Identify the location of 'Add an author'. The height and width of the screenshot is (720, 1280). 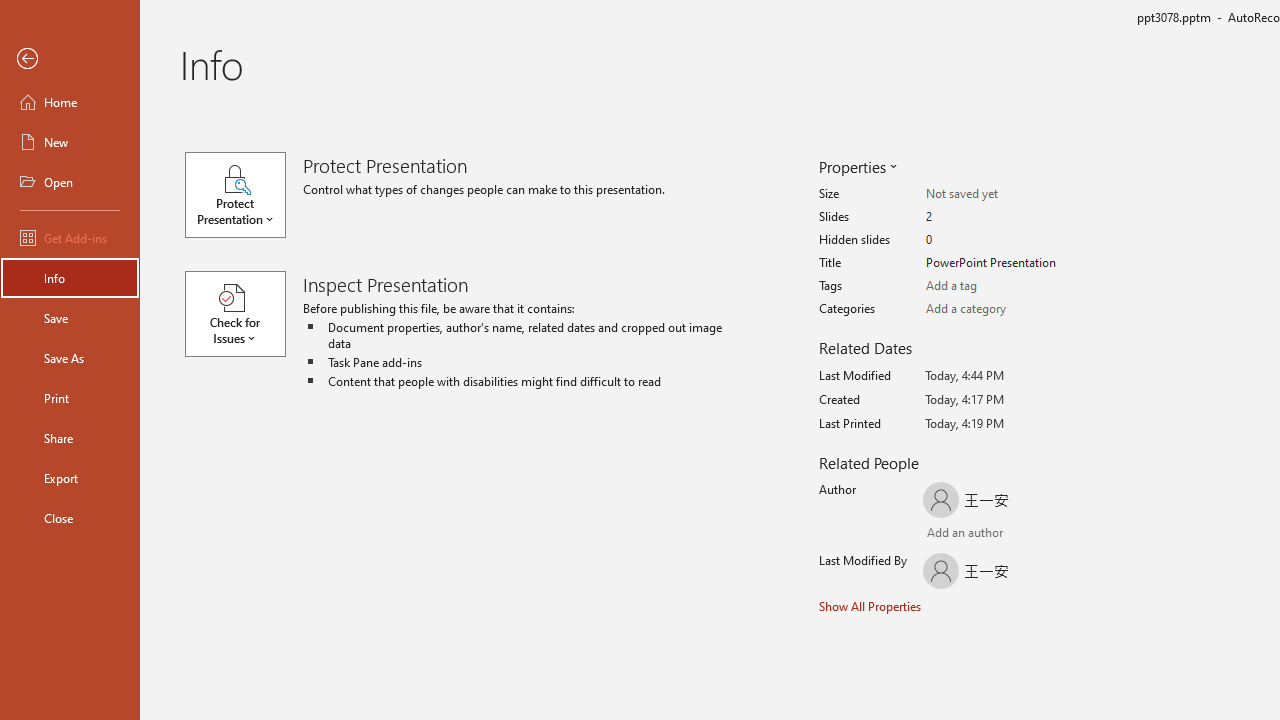
(946, 533).